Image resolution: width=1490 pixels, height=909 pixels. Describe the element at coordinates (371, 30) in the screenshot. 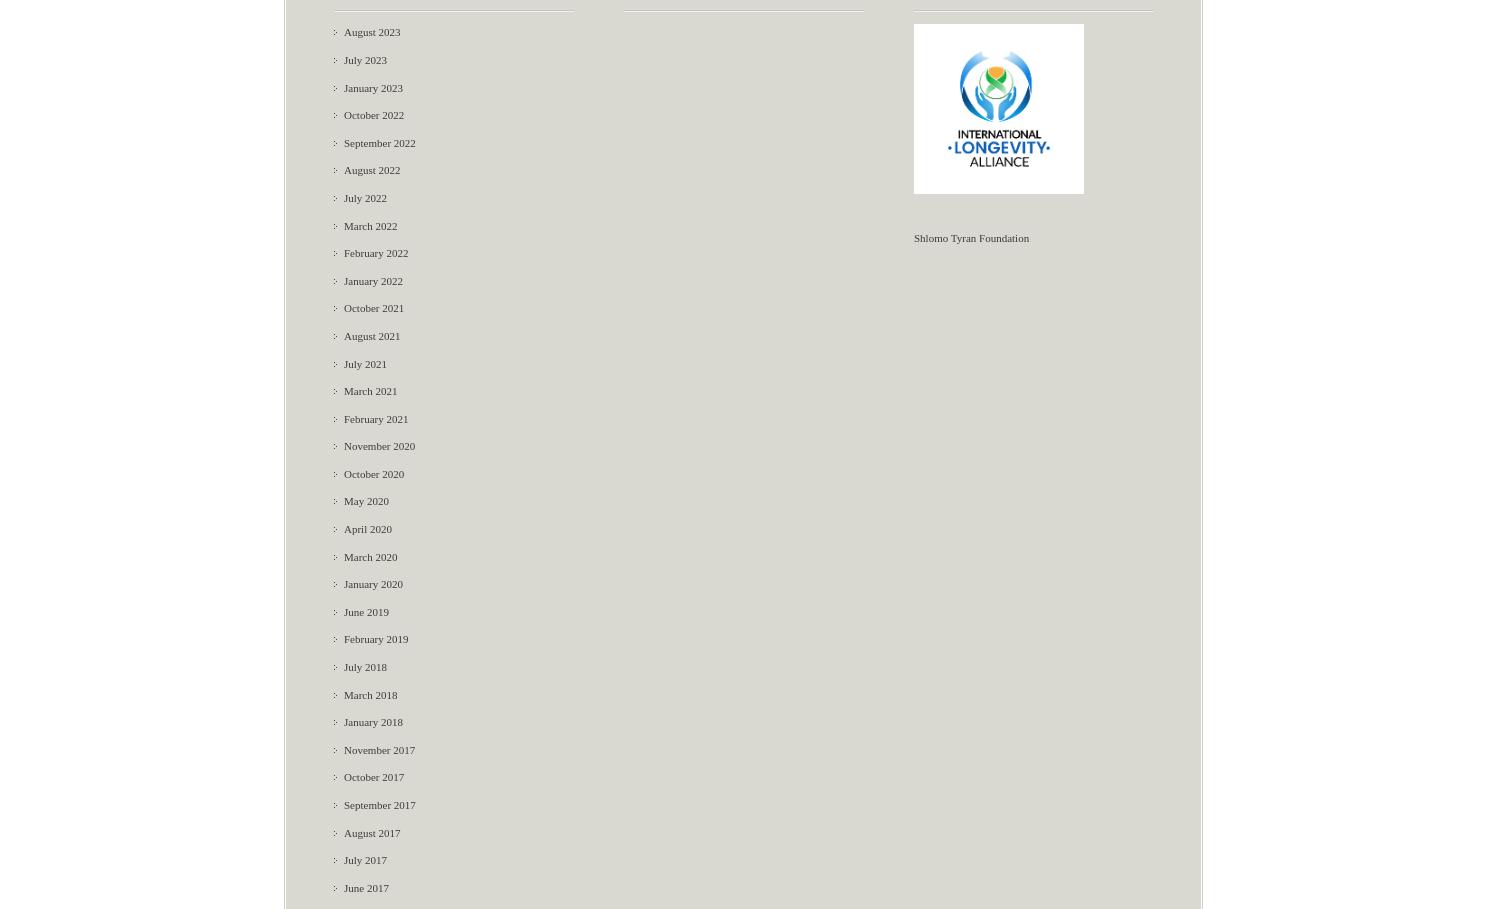

I see `'August 2023'` at that location.